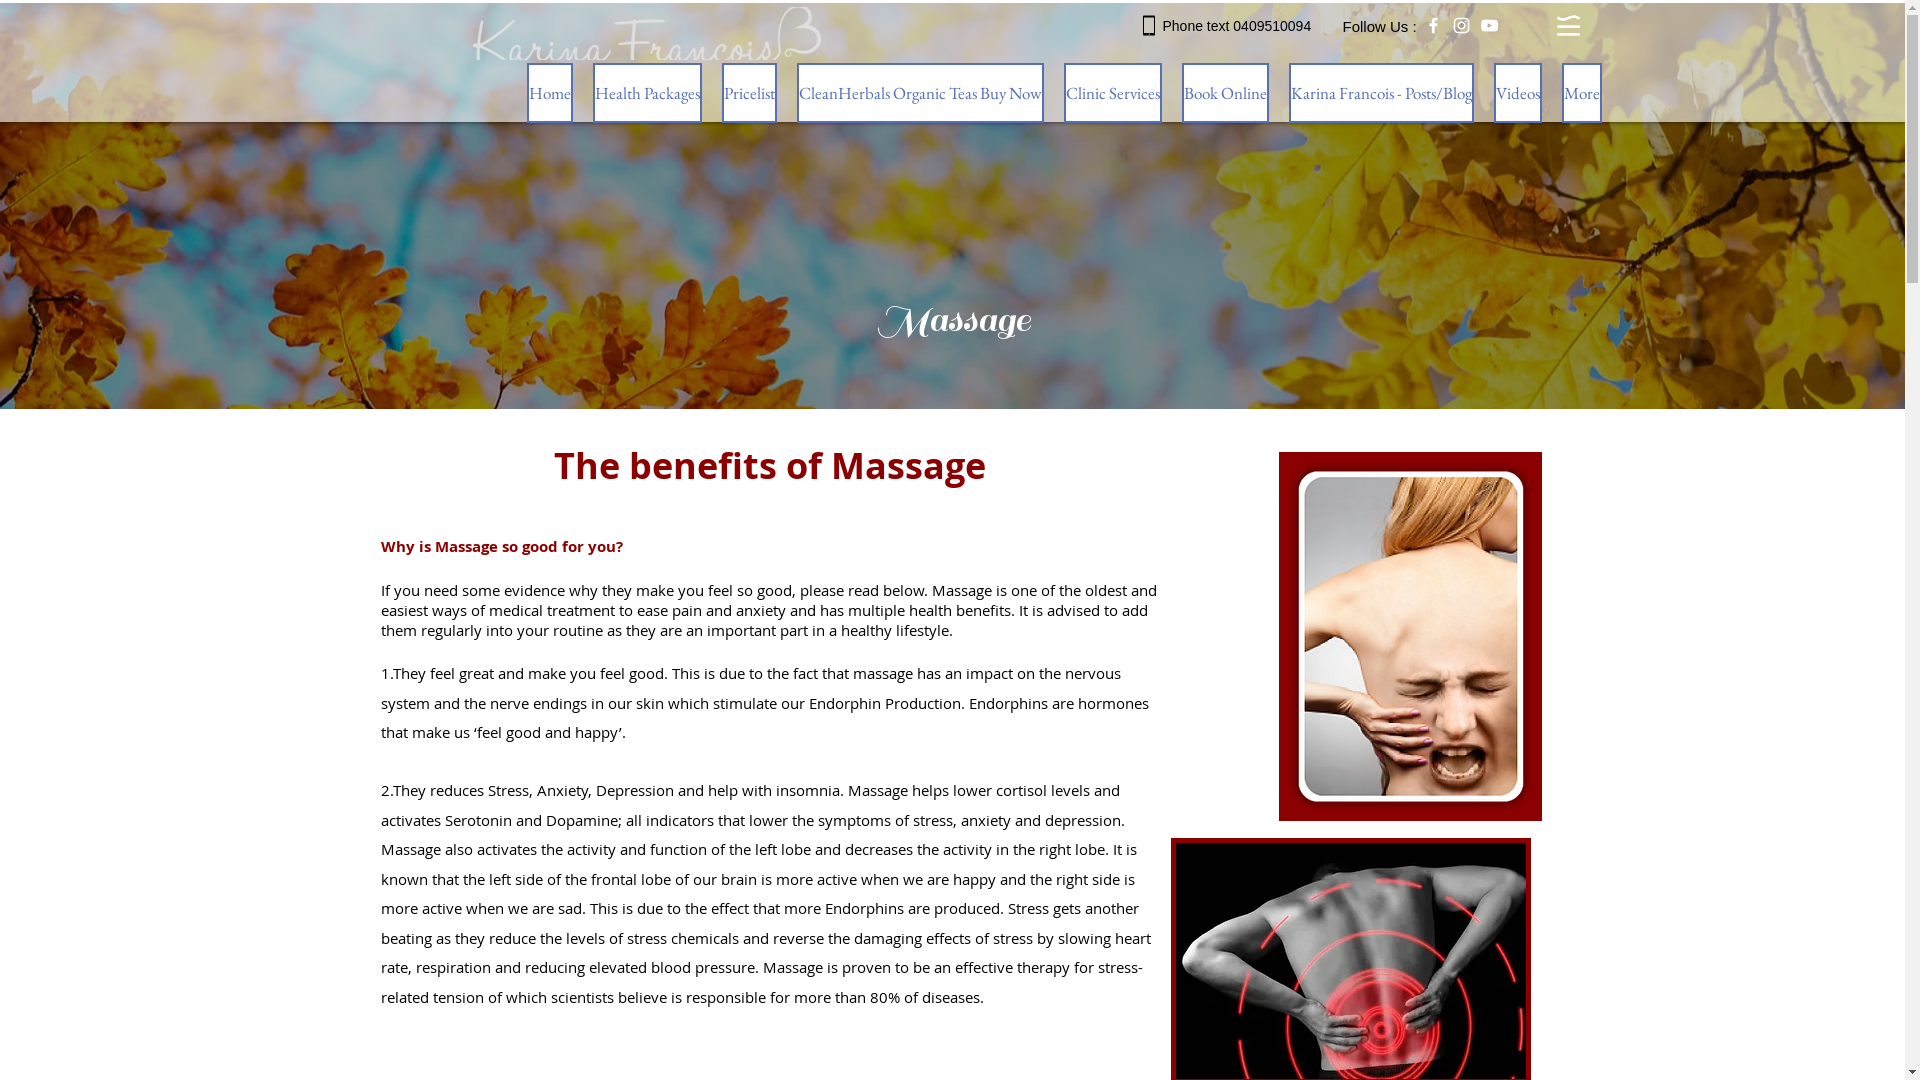 Image resolution: width=1920 pixels, height=1080 pixels. What do you see at coordinates (548, 92) in the screenshot?
I see `'Home'` at bounding box center [548, 92].